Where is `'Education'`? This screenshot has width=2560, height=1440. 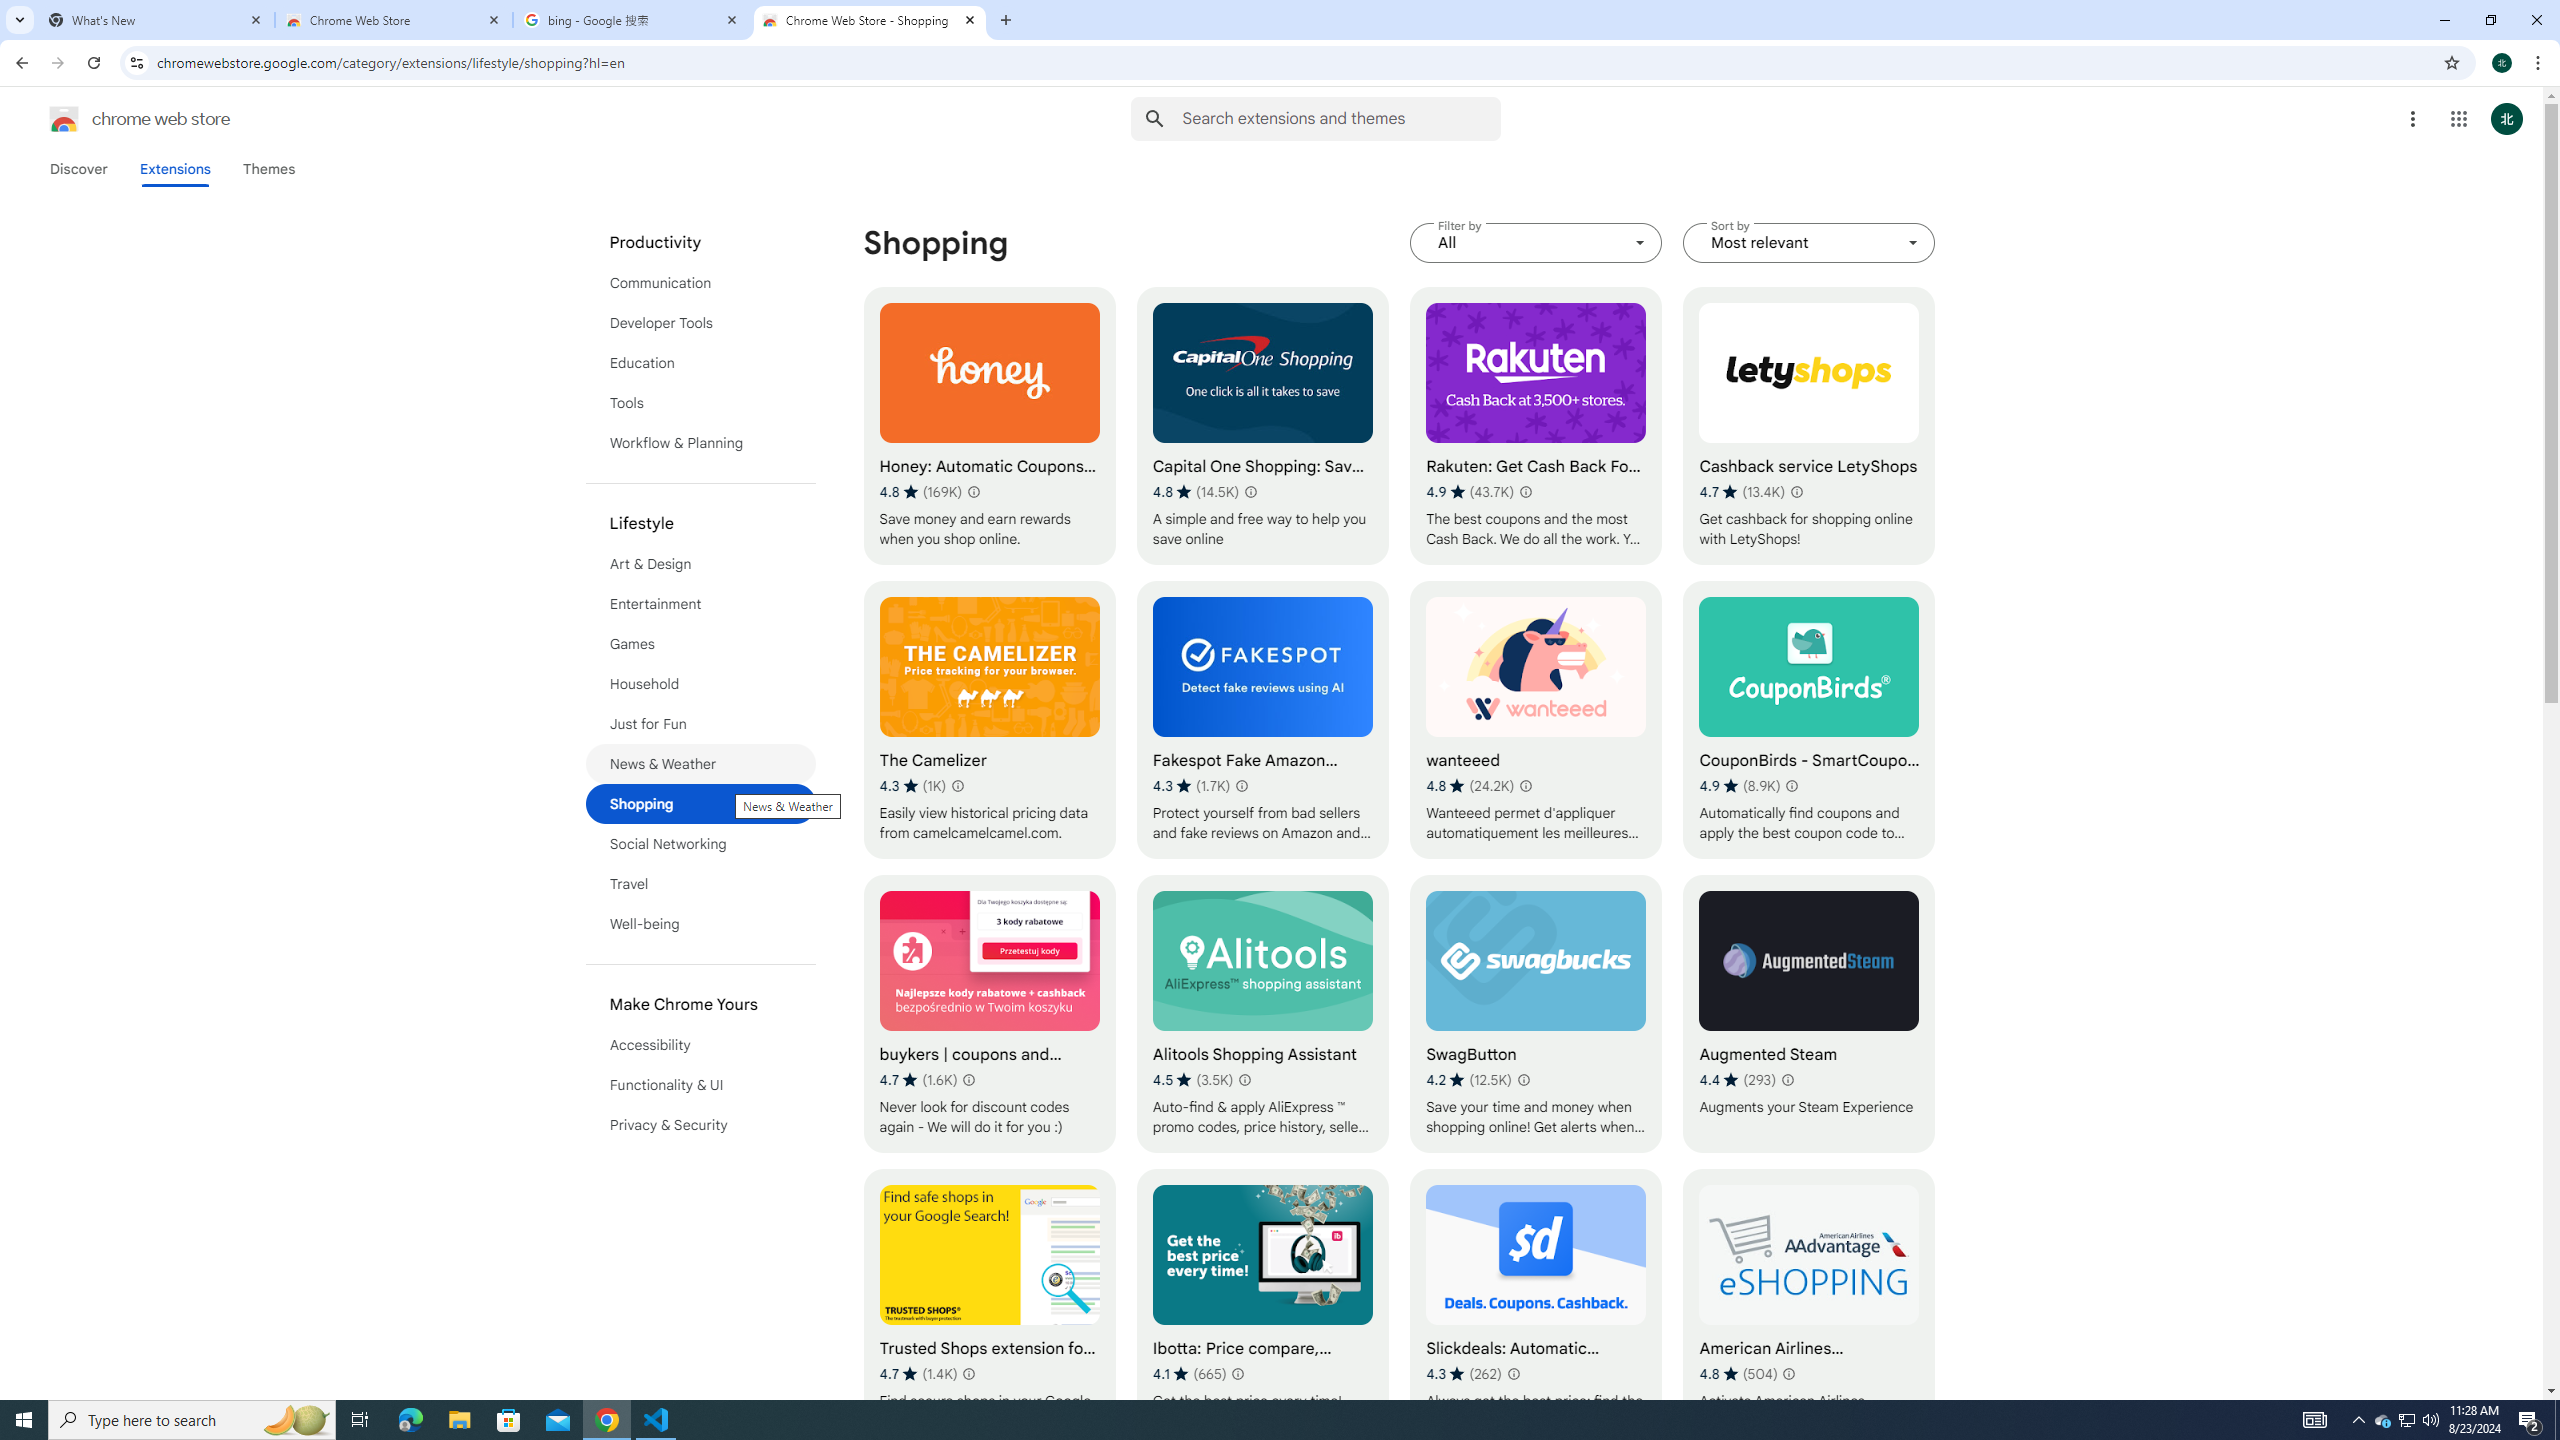
'Education' is located at coordinates (701, 361).